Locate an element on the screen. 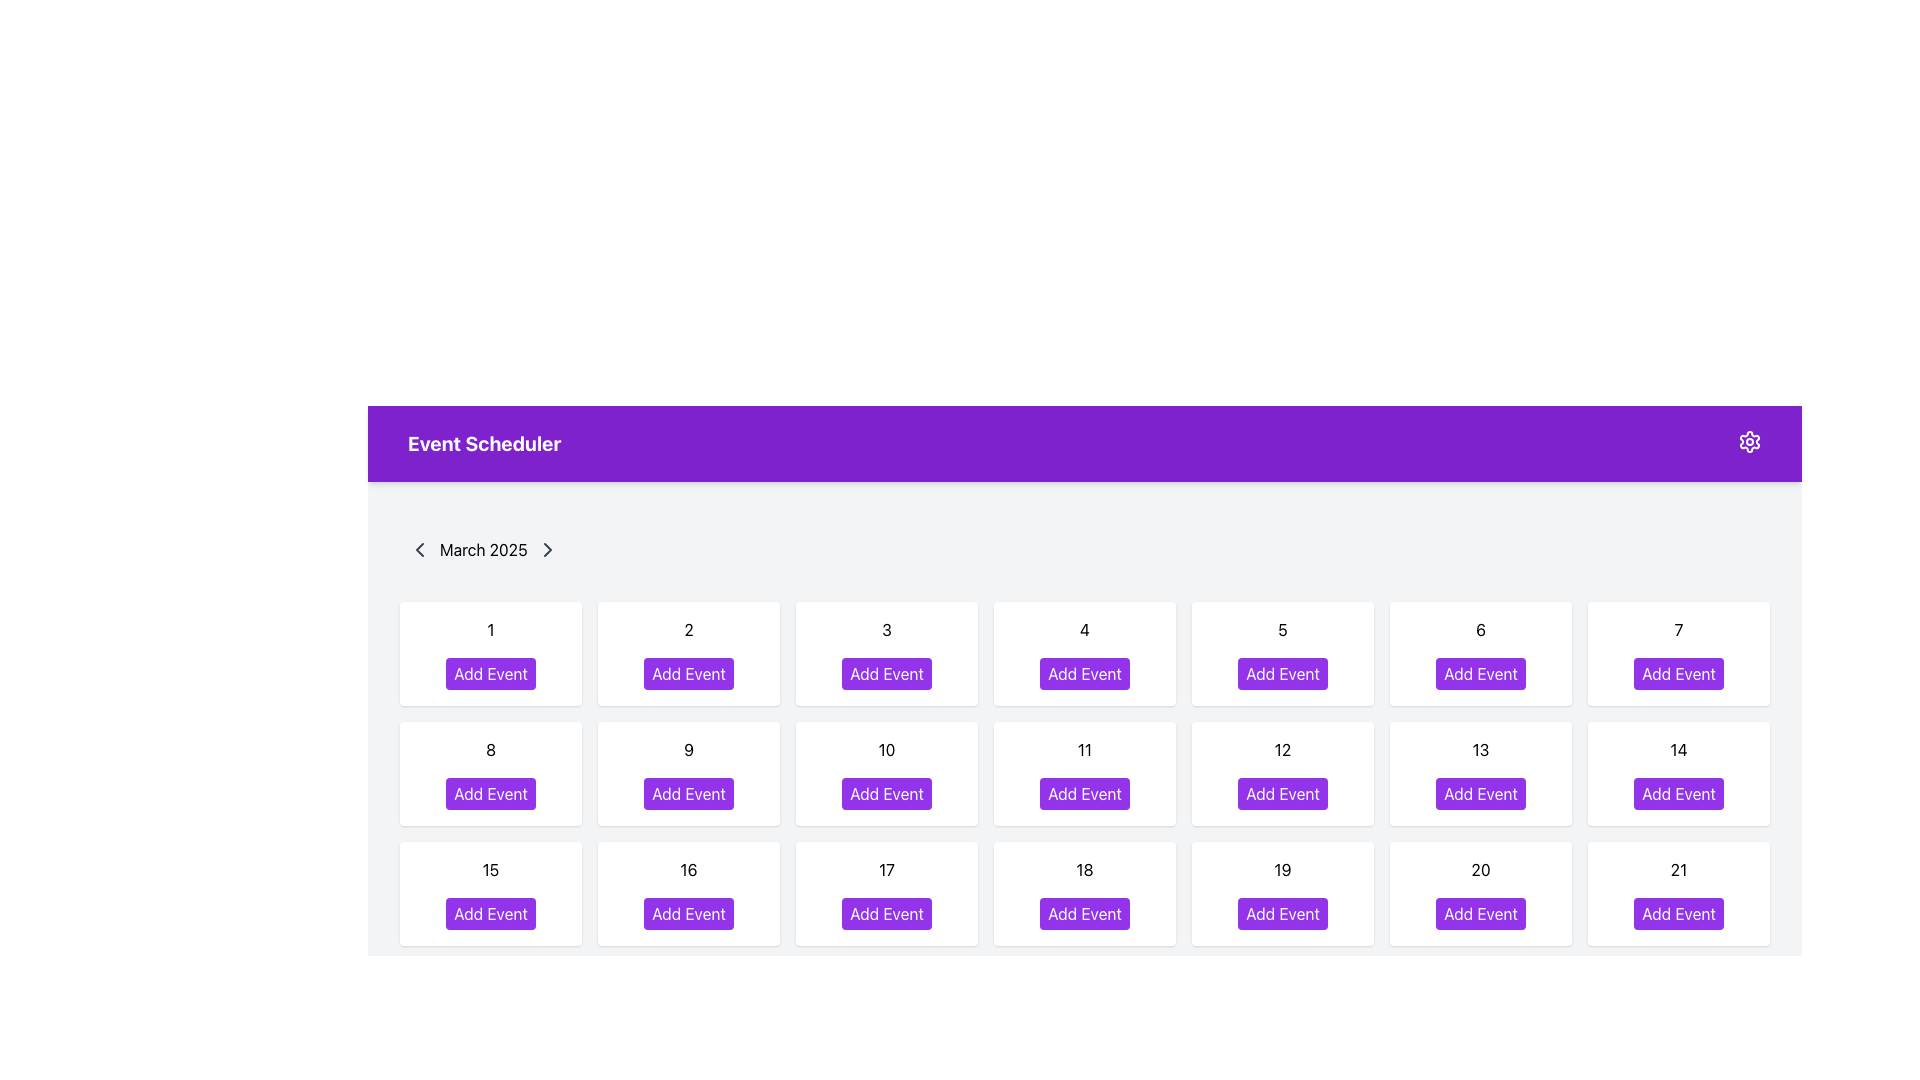 The width and height of the screenshot is (1920, 1080). the 'Add Event' button with a rounded rectangular shape and purple background, located in the 'Event Scheduler' page, section labeled '11', third row, third column is located at coordinates (1083, 793).